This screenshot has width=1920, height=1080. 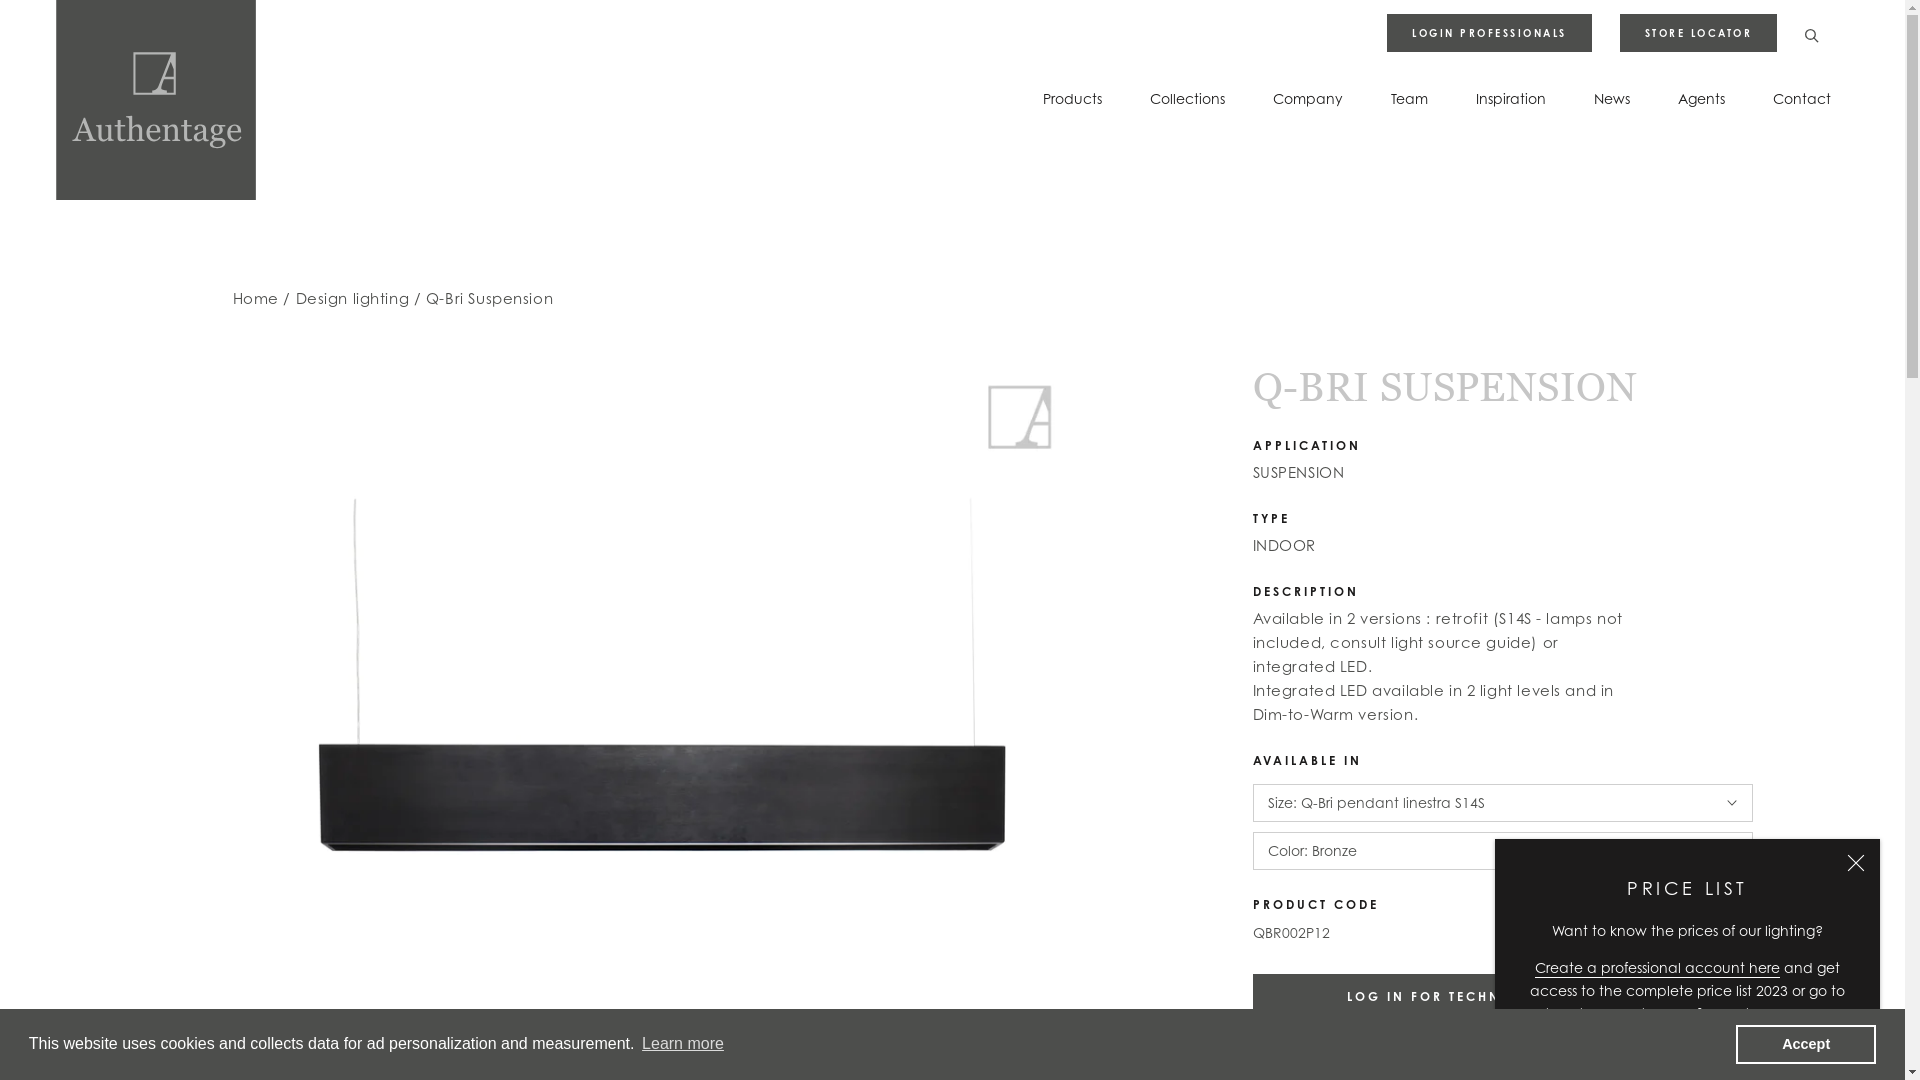 I want to click on 'Design lighting', so click(x=353, y=298).